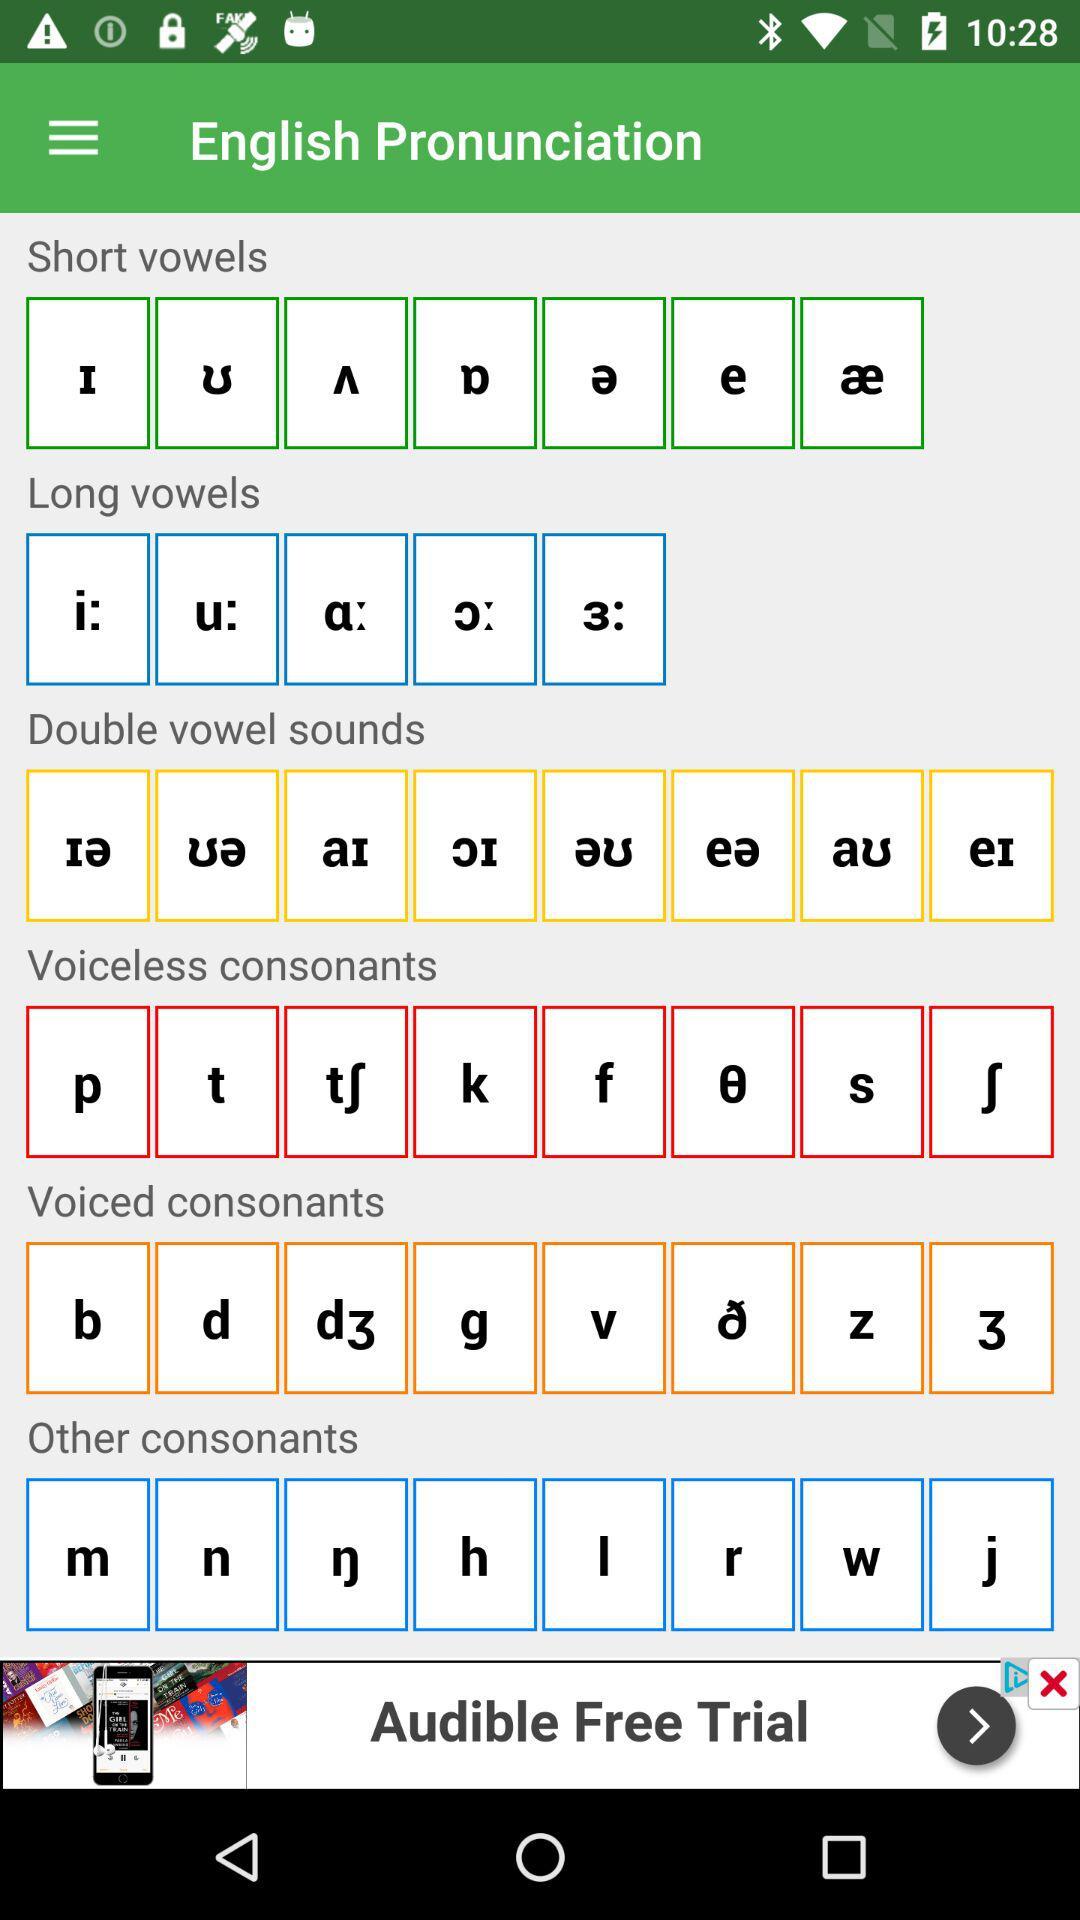 The height and width of the screenshot is (1920, 1080). I want to click on the 8th box with symbol below voiced consonants, so click(991, 1318).